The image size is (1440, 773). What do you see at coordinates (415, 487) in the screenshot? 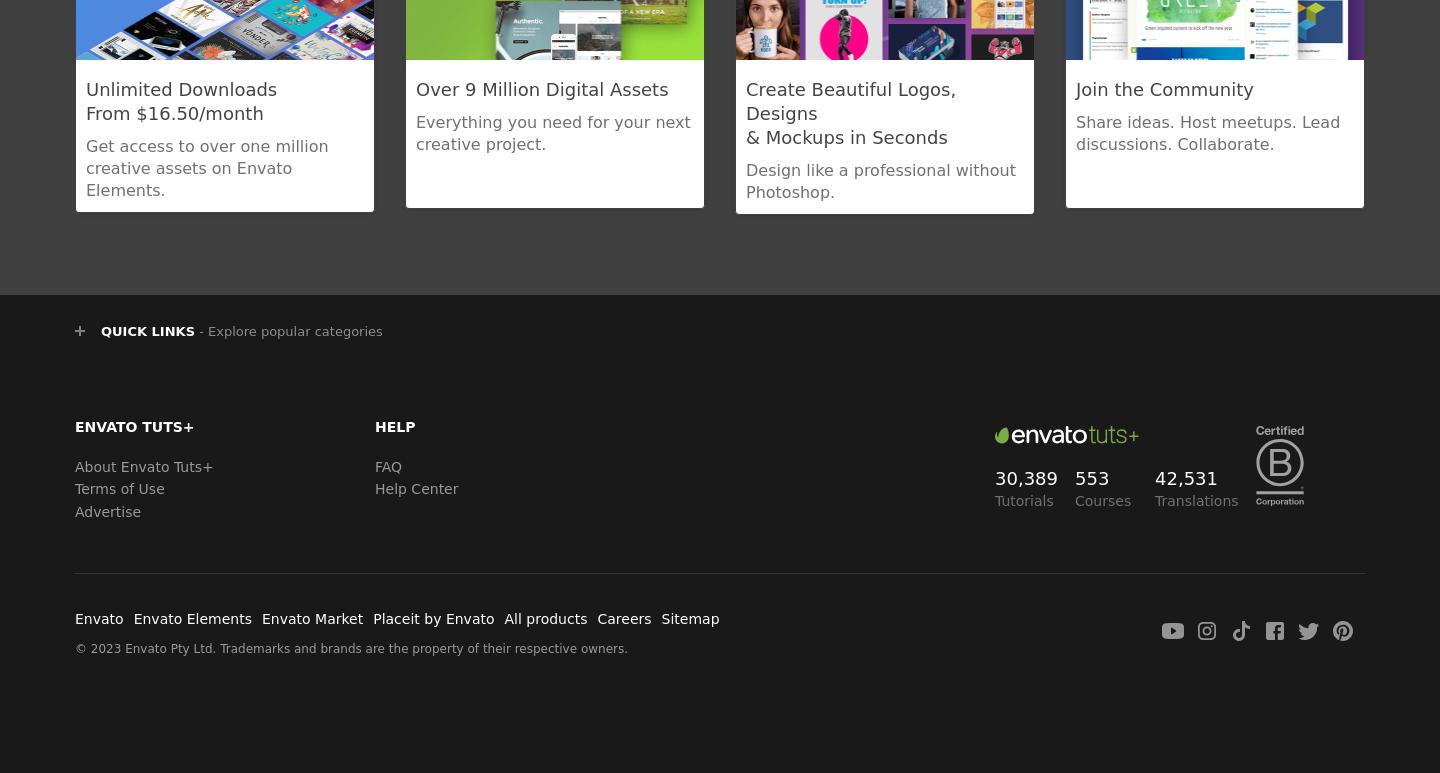
I see `'Help Center'` at bounding box center [415, 487].